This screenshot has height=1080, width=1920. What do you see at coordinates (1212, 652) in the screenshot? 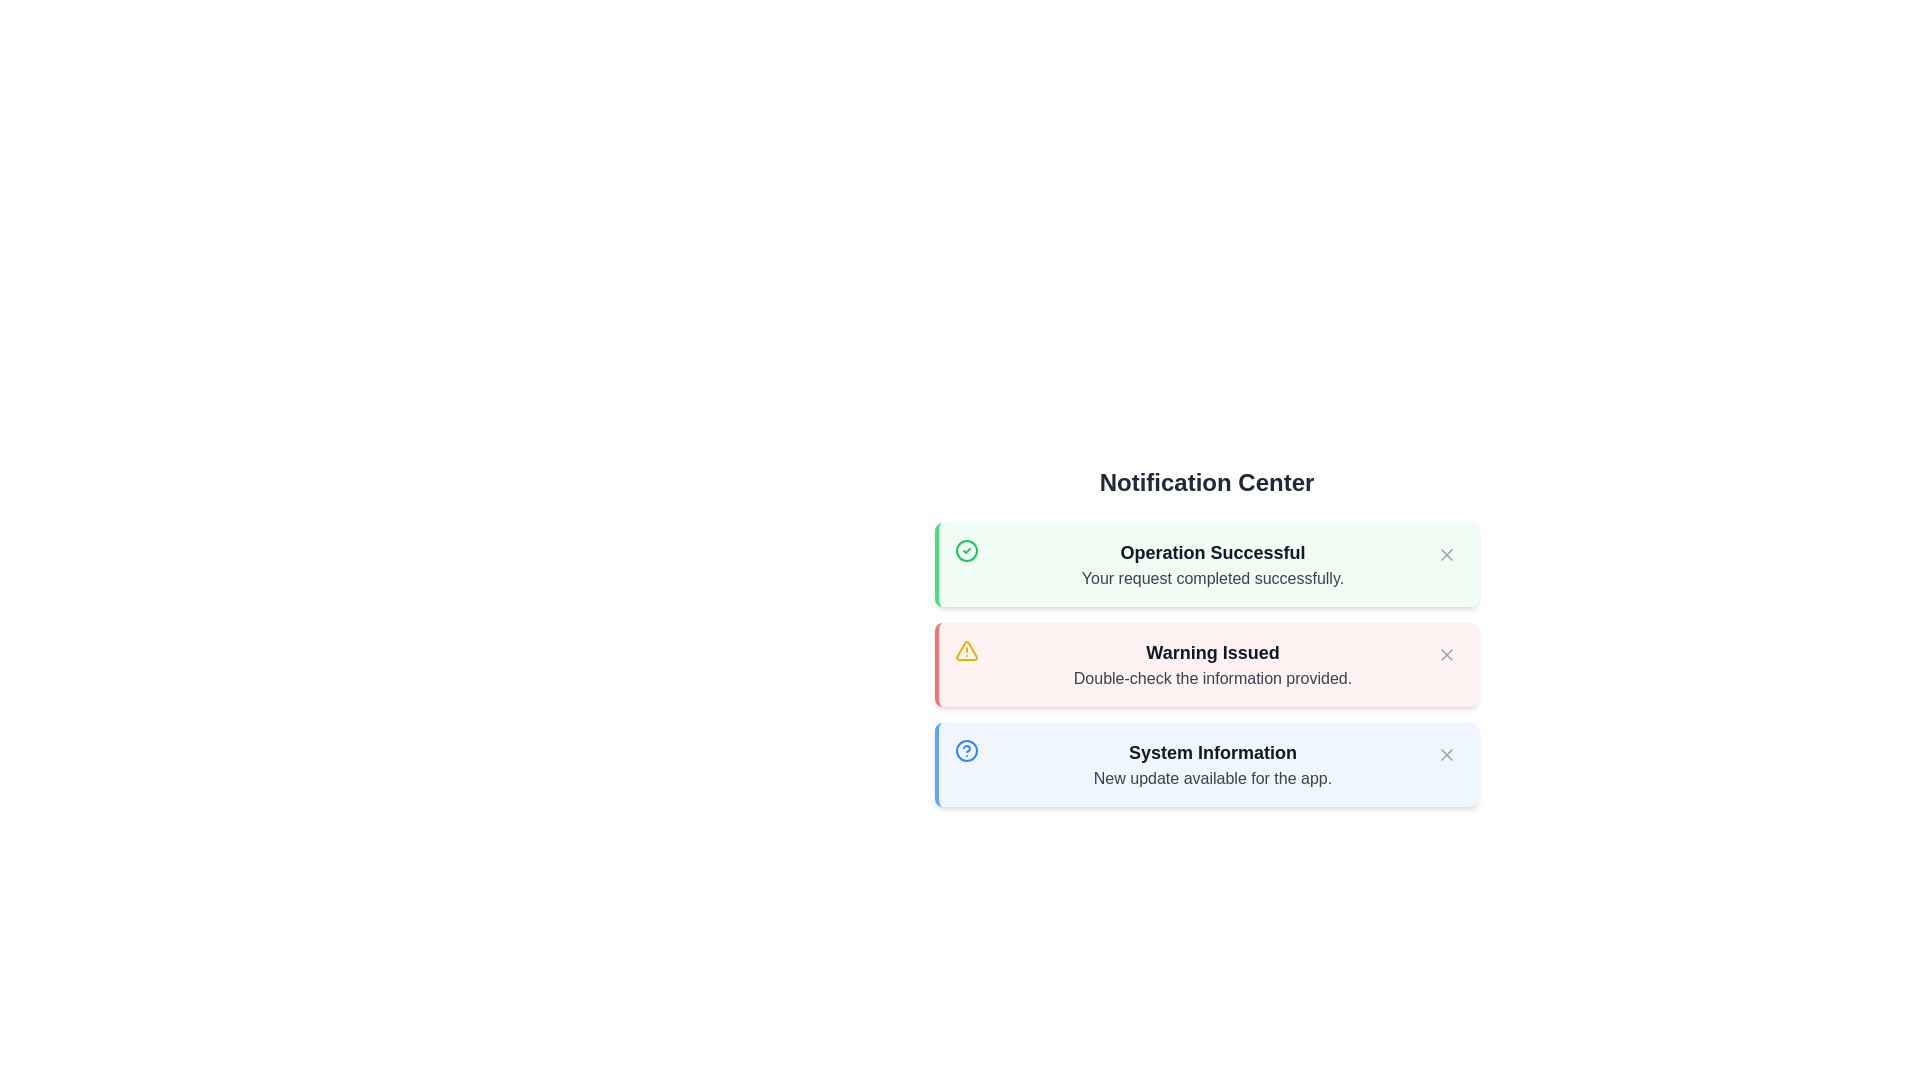
I see `the main title of the warning notification located in the second notification box between the 'Operation Successful' and 'System Information' notifications` at bounding box center [1212, 652].